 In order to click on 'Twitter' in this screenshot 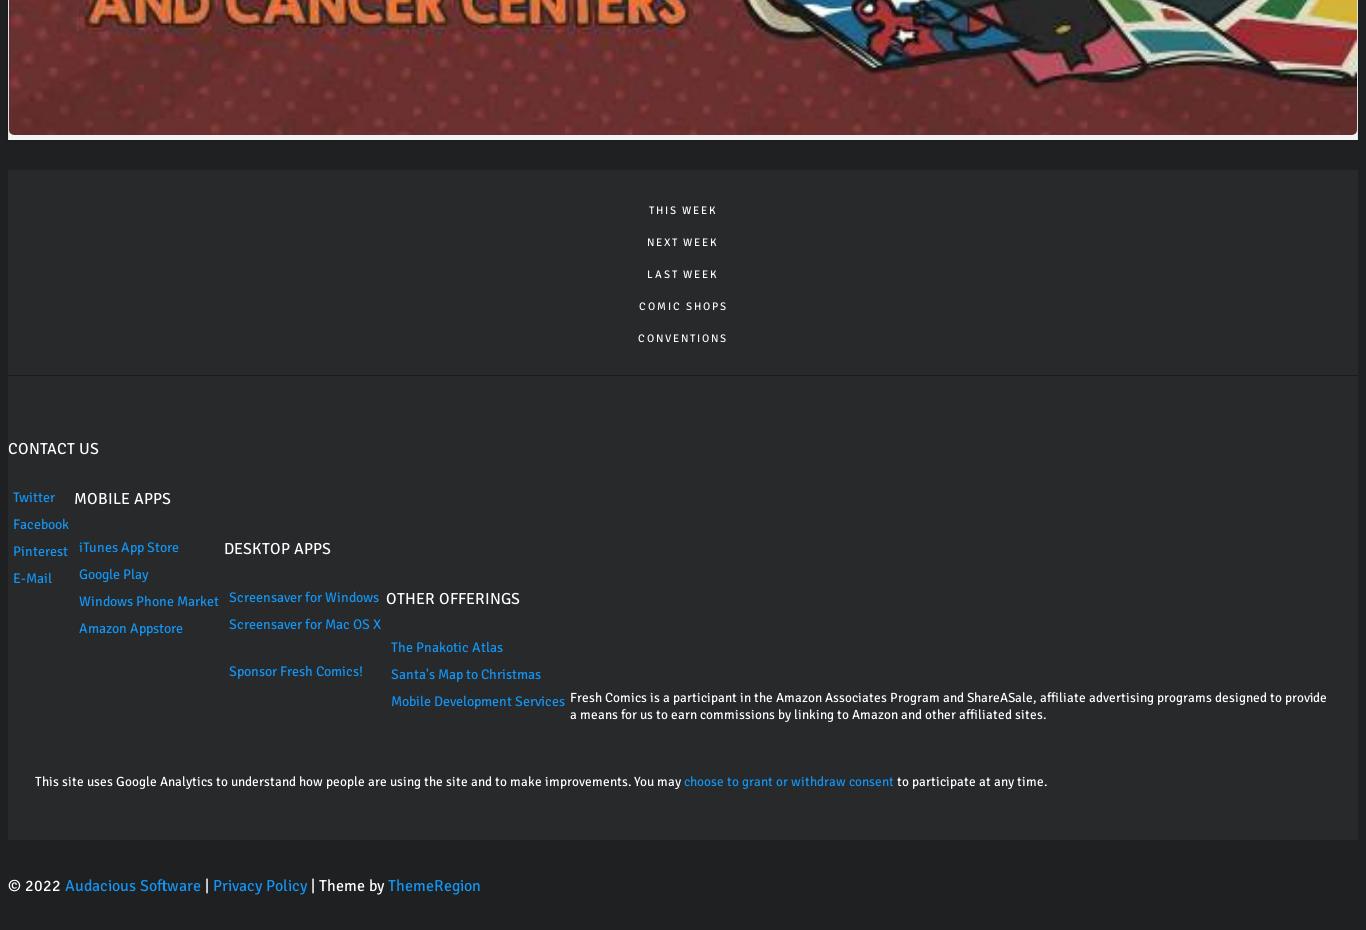, I will do `click(34, 495)`.